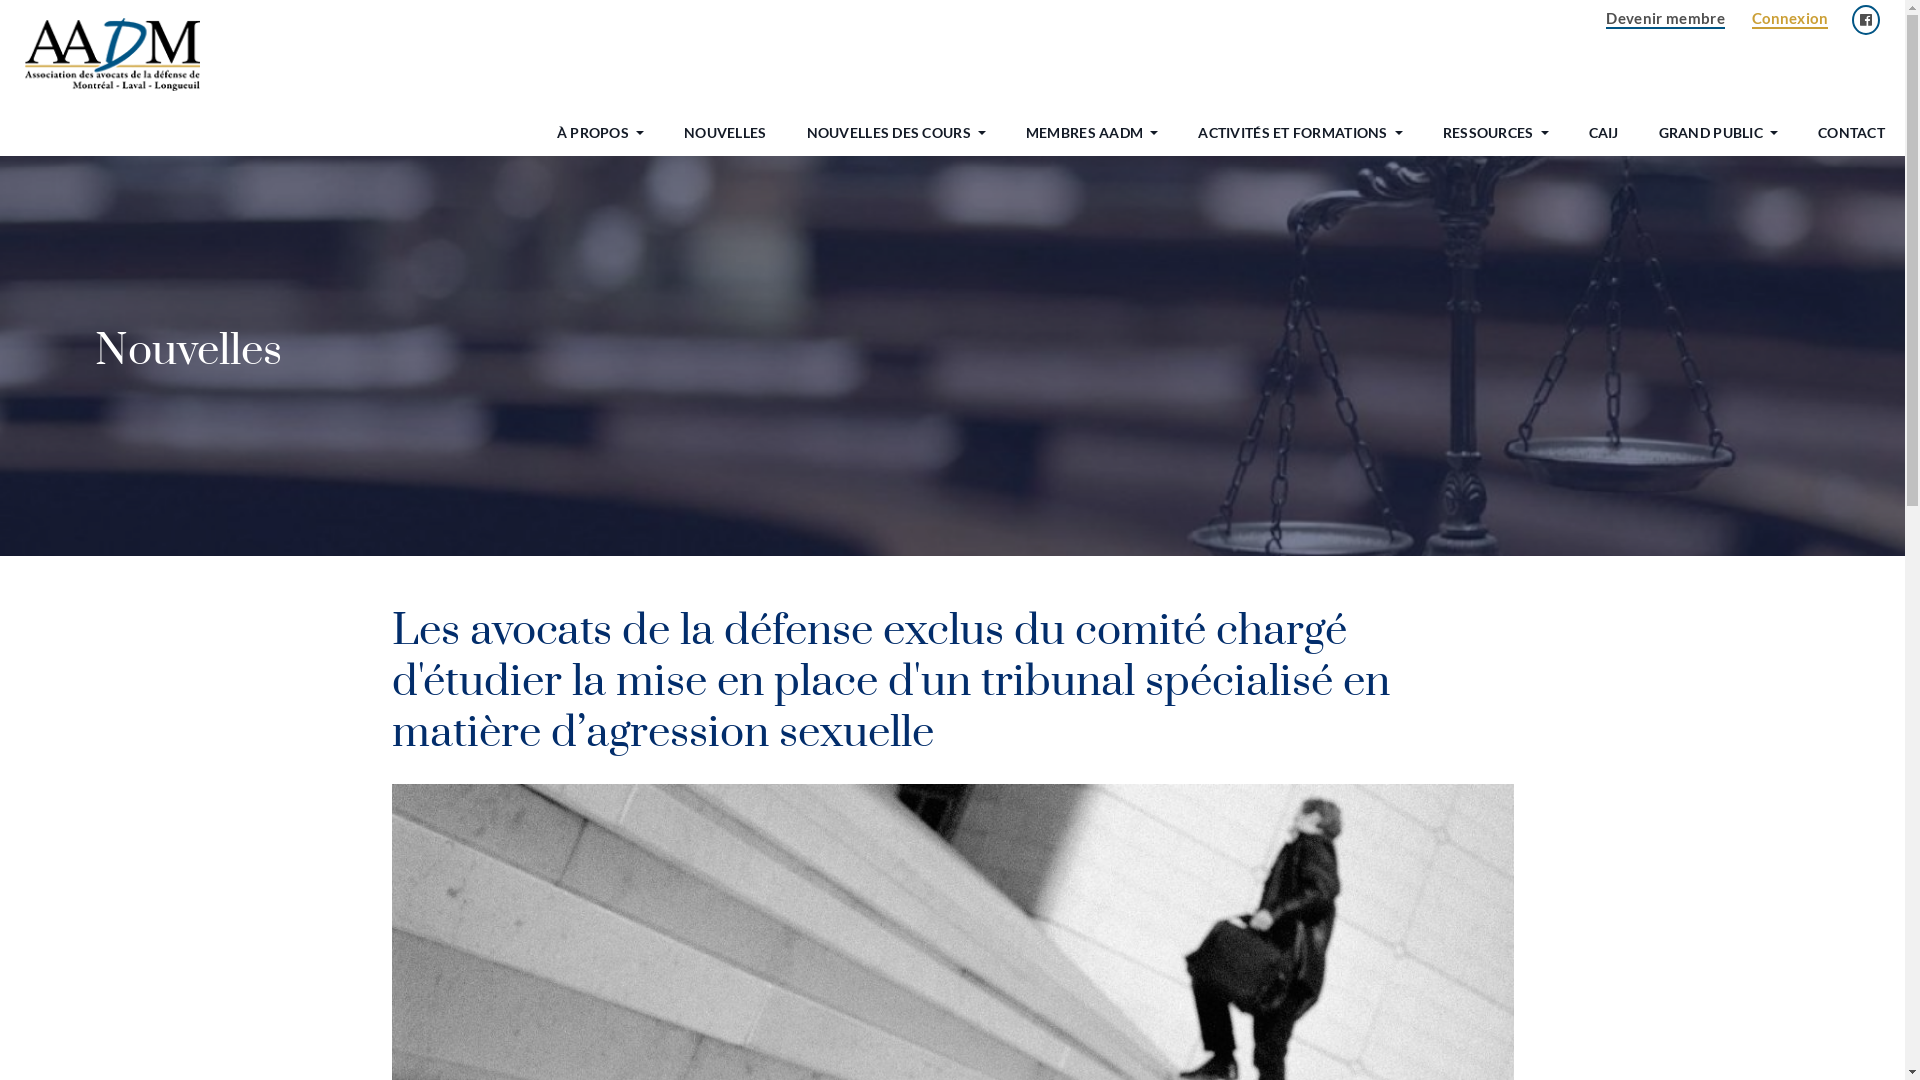 This screenshot has width=1920, height=1080. Describe the element at coordinates (663, 132) in the screenshot. I see `'NOUVELLES'` at that location.